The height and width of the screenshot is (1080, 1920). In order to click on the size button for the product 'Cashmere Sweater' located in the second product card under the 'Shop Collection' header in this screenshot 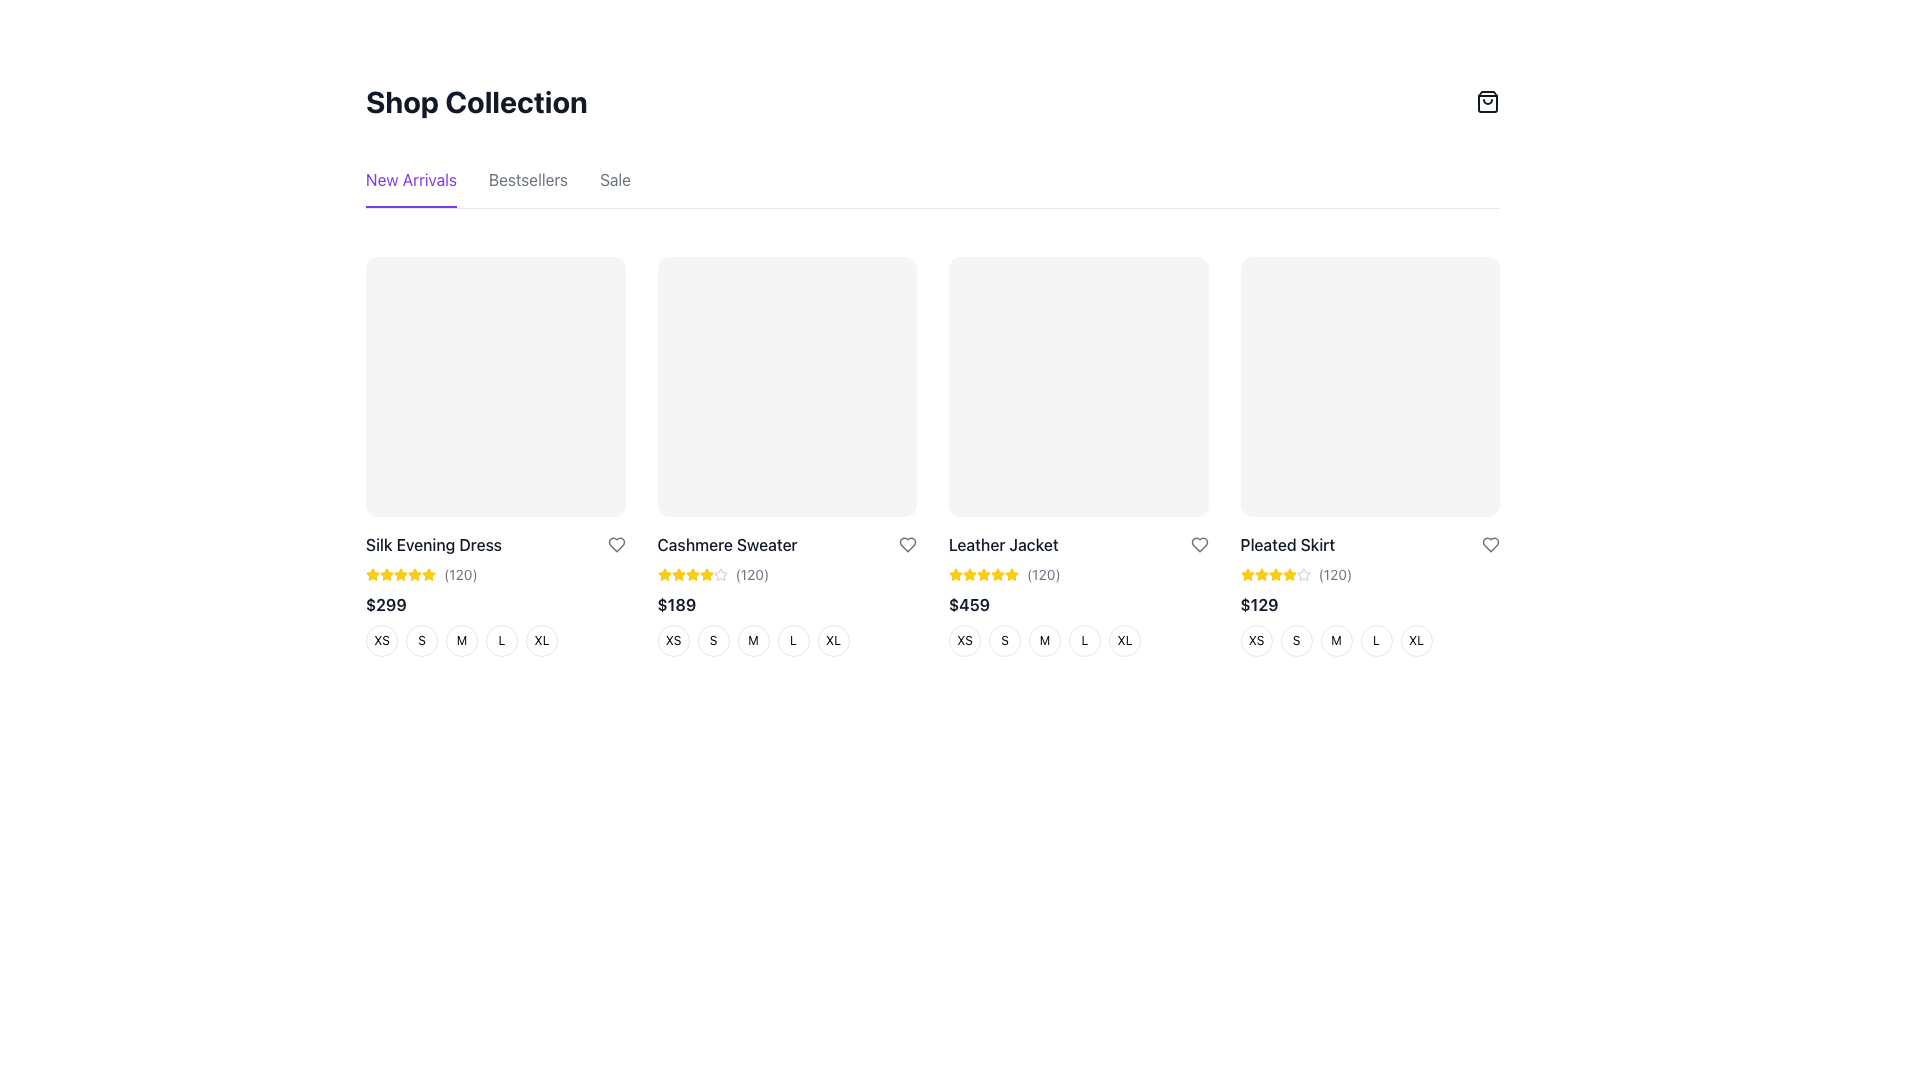, I will do `click(786, 593)`.